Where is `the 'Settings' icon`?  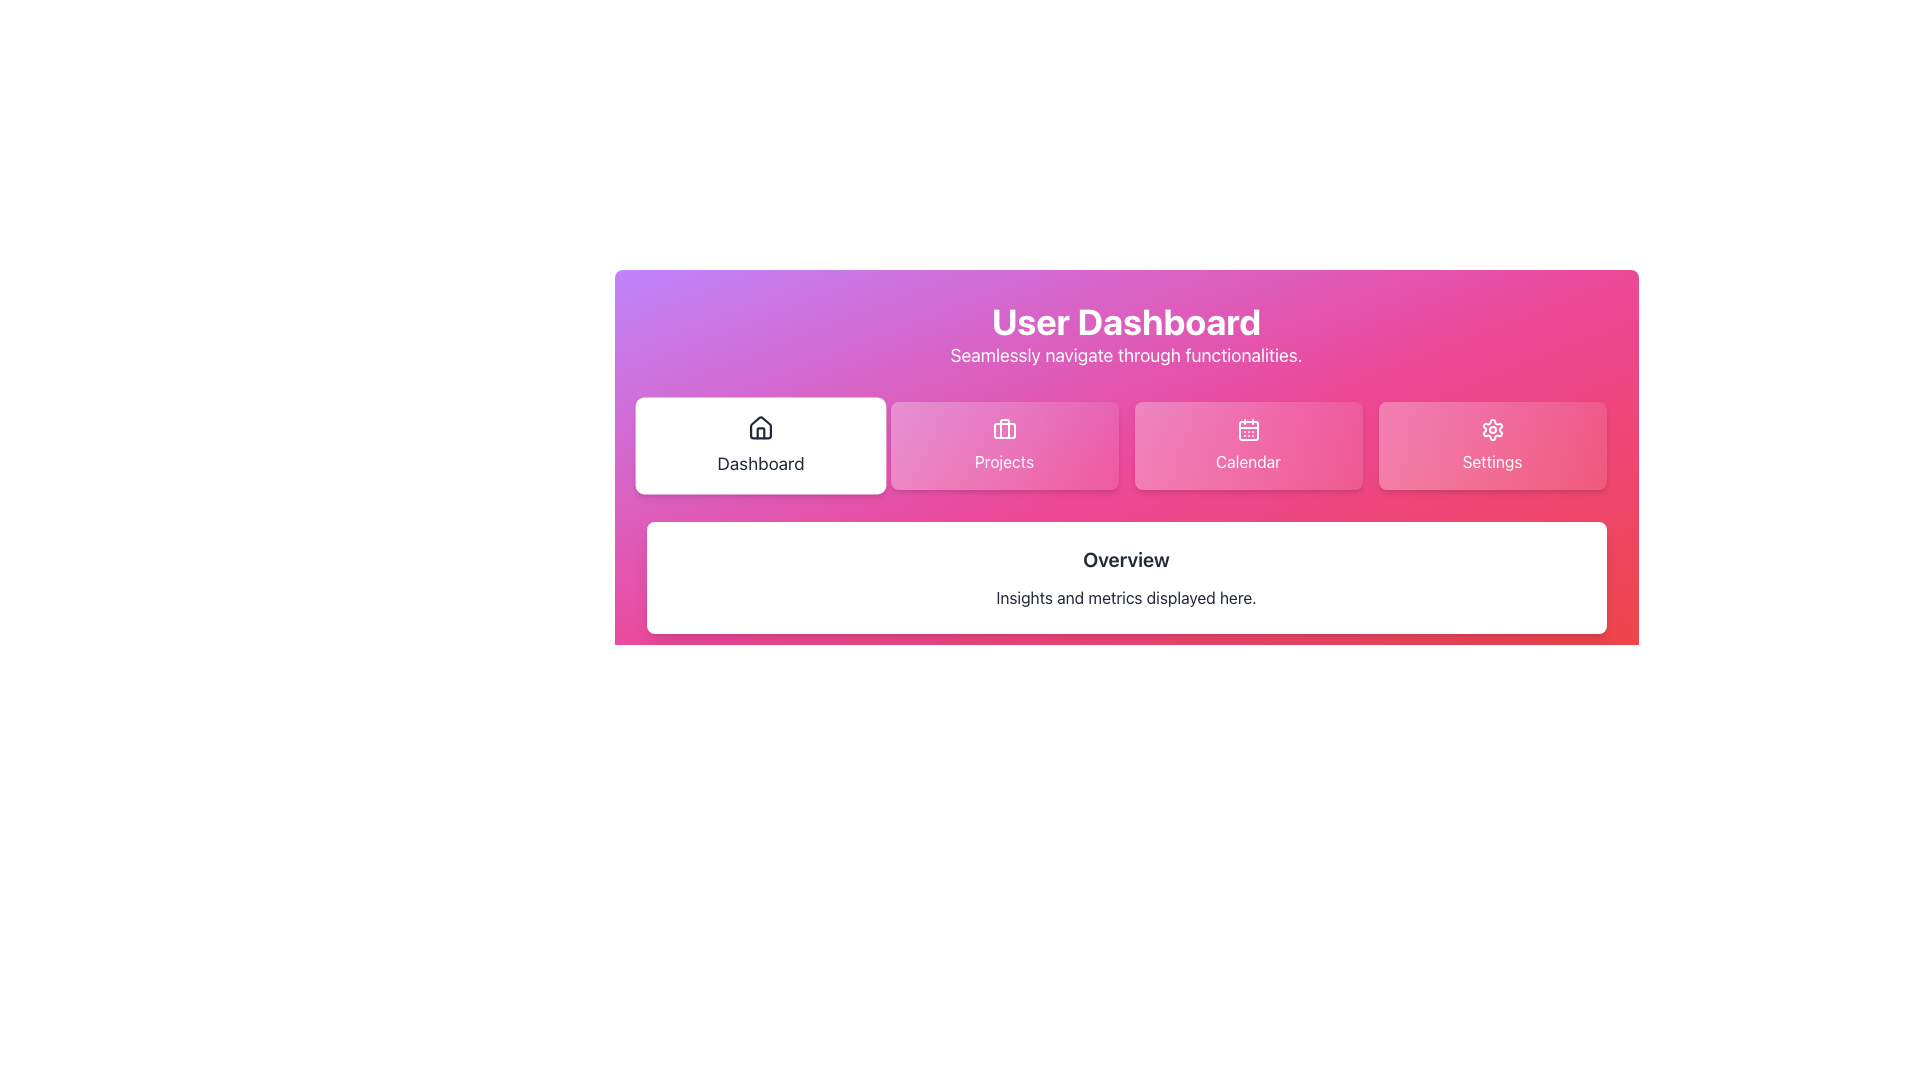 the 'Settings' icon is located at coordinates (1492, 428).